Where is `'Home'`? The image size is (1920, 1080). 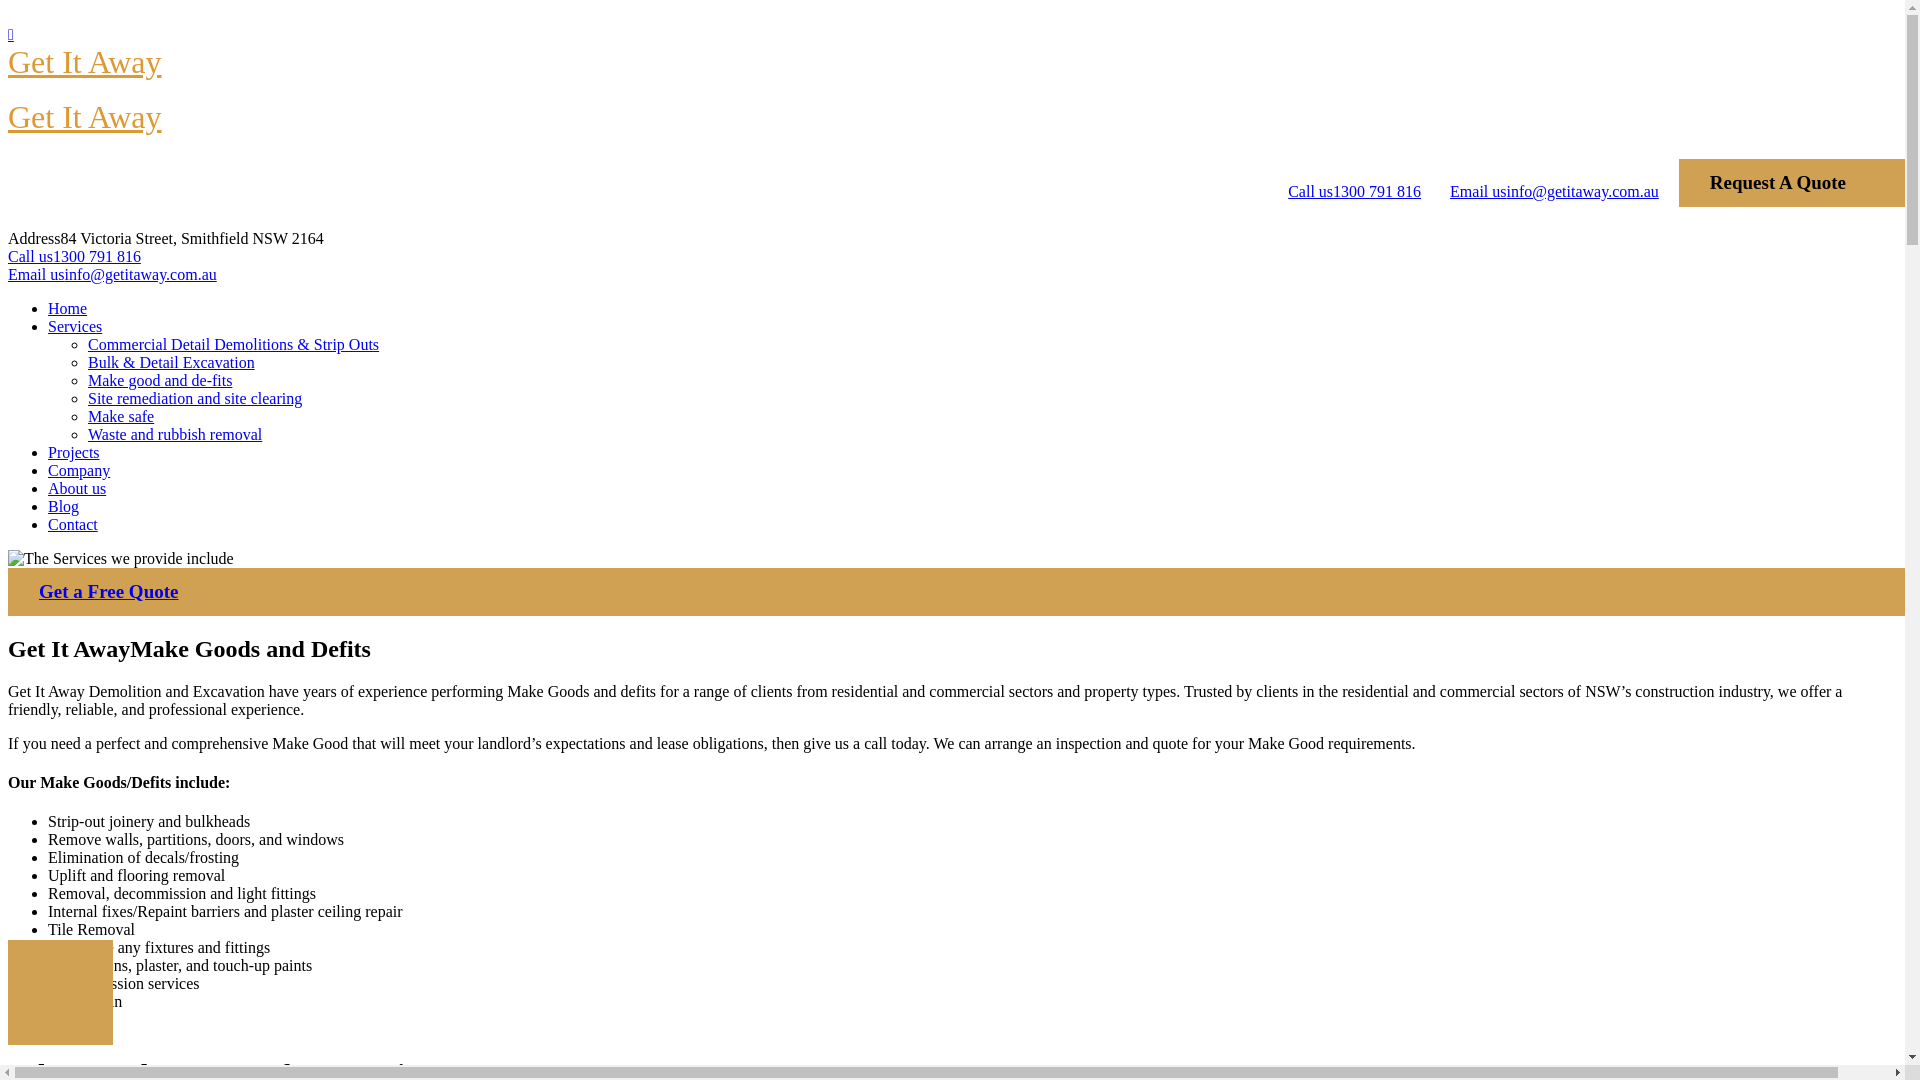 'Home' is located at coordinates (67, 308).